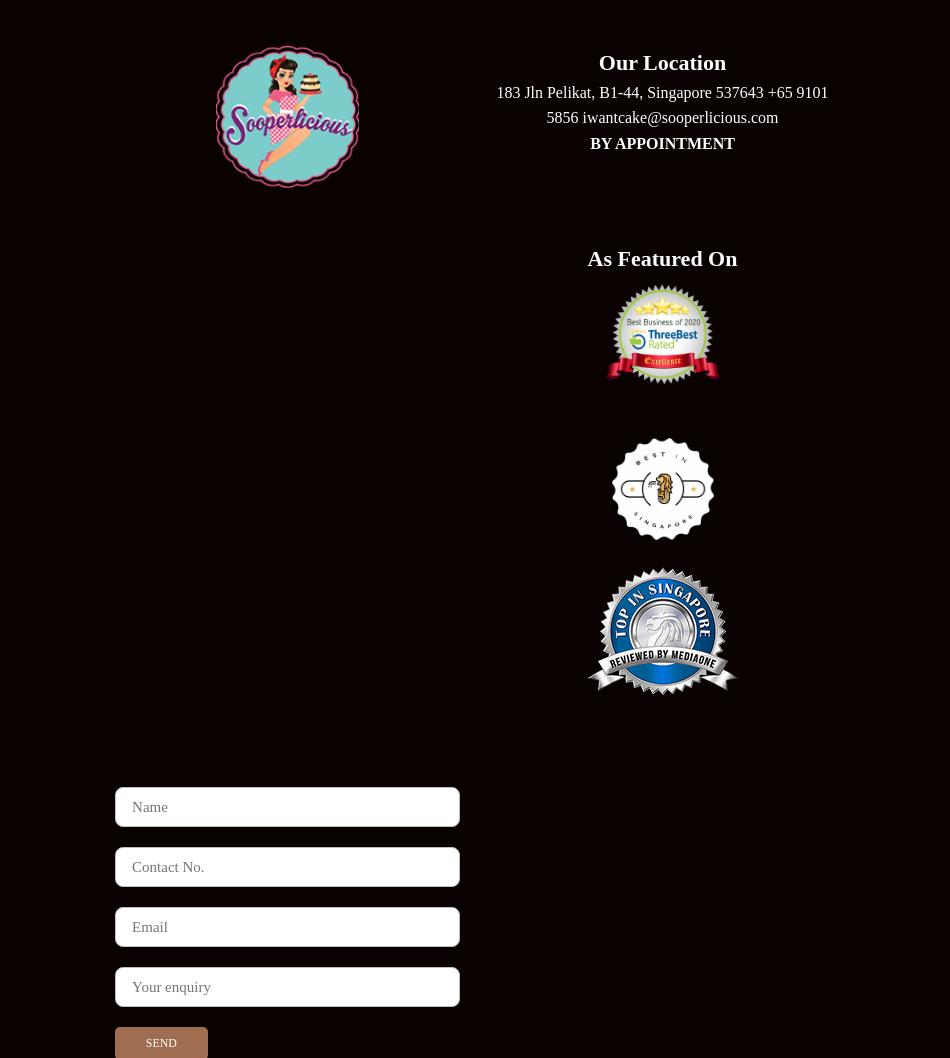 The height and width of the screenshot is (1058, 950). Describe the element at coordinates (473, 774) in the screenshot. I see `'Video'` at that location.